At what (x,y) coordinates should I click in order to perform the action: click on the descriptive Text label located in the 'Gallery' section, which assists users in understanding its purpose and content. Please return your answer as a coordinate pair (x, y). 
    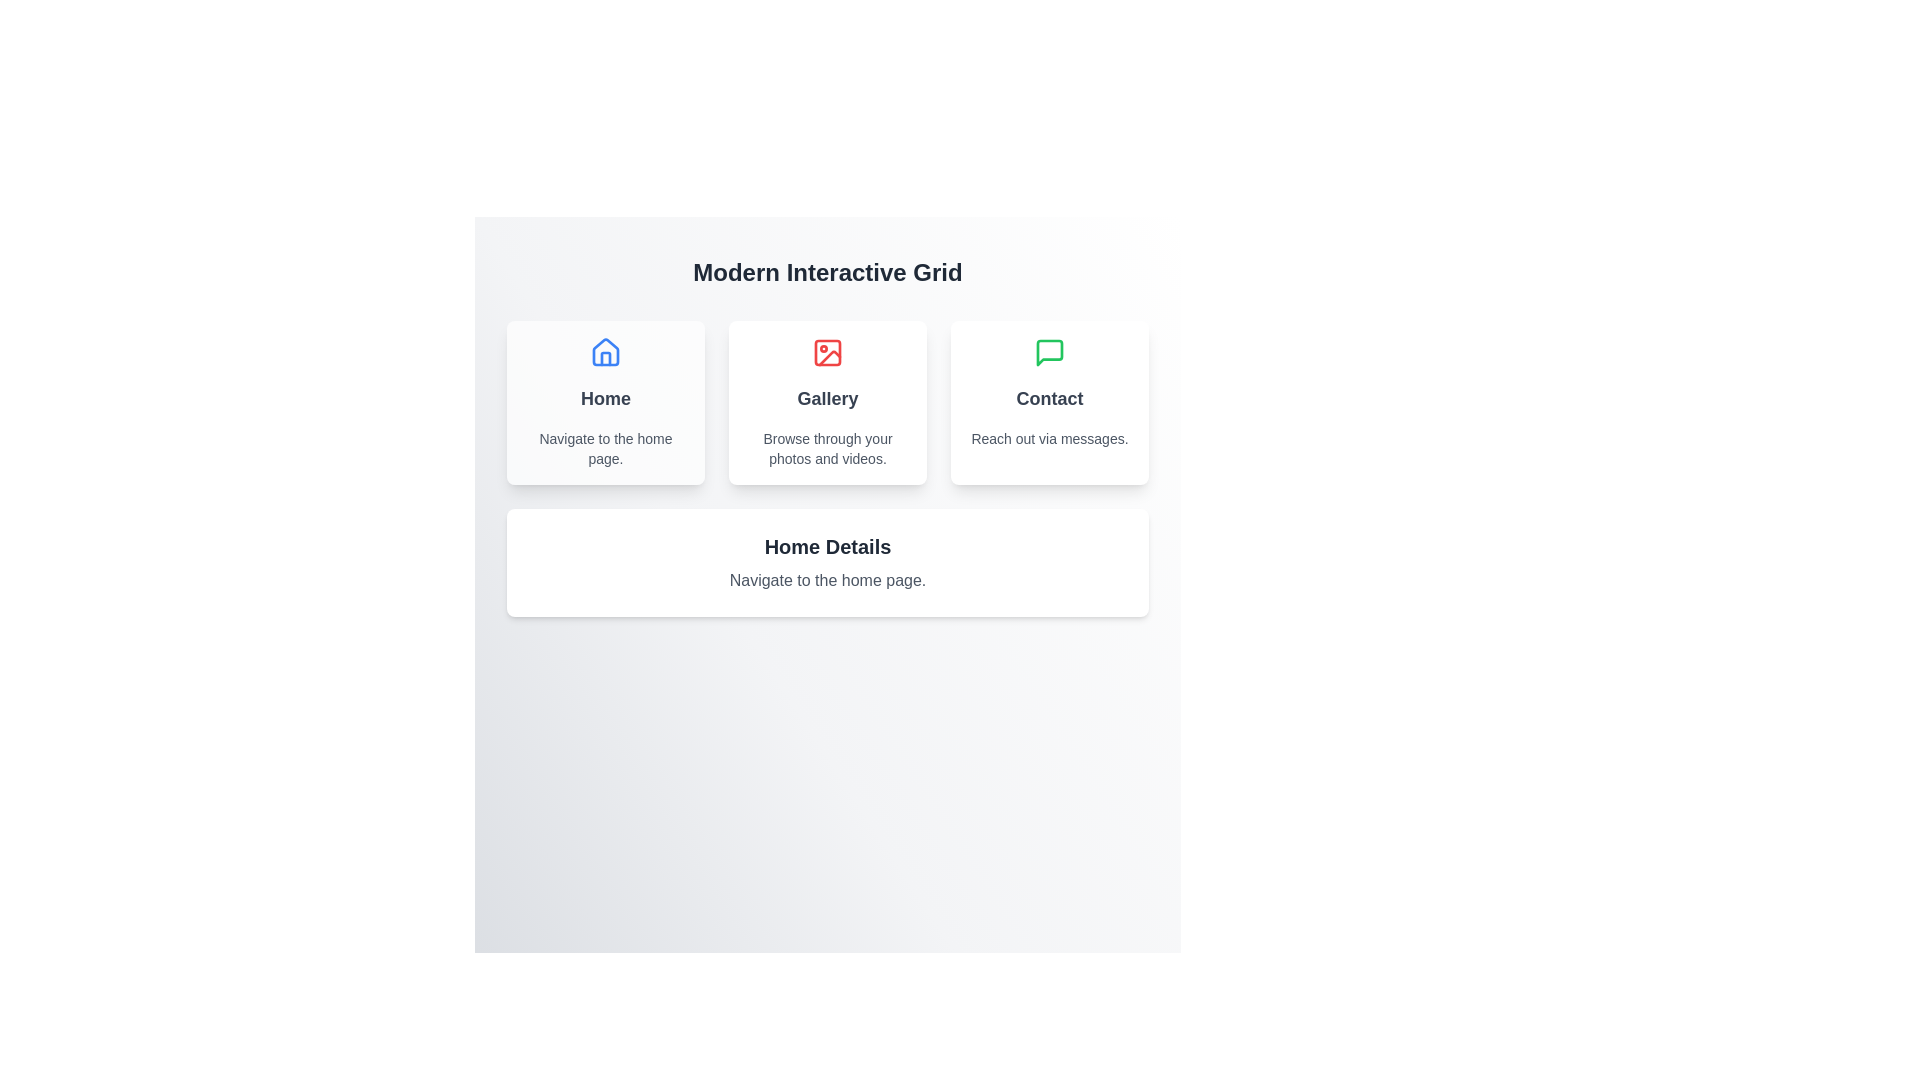
    Looking at the image, I should click on (828, 447).